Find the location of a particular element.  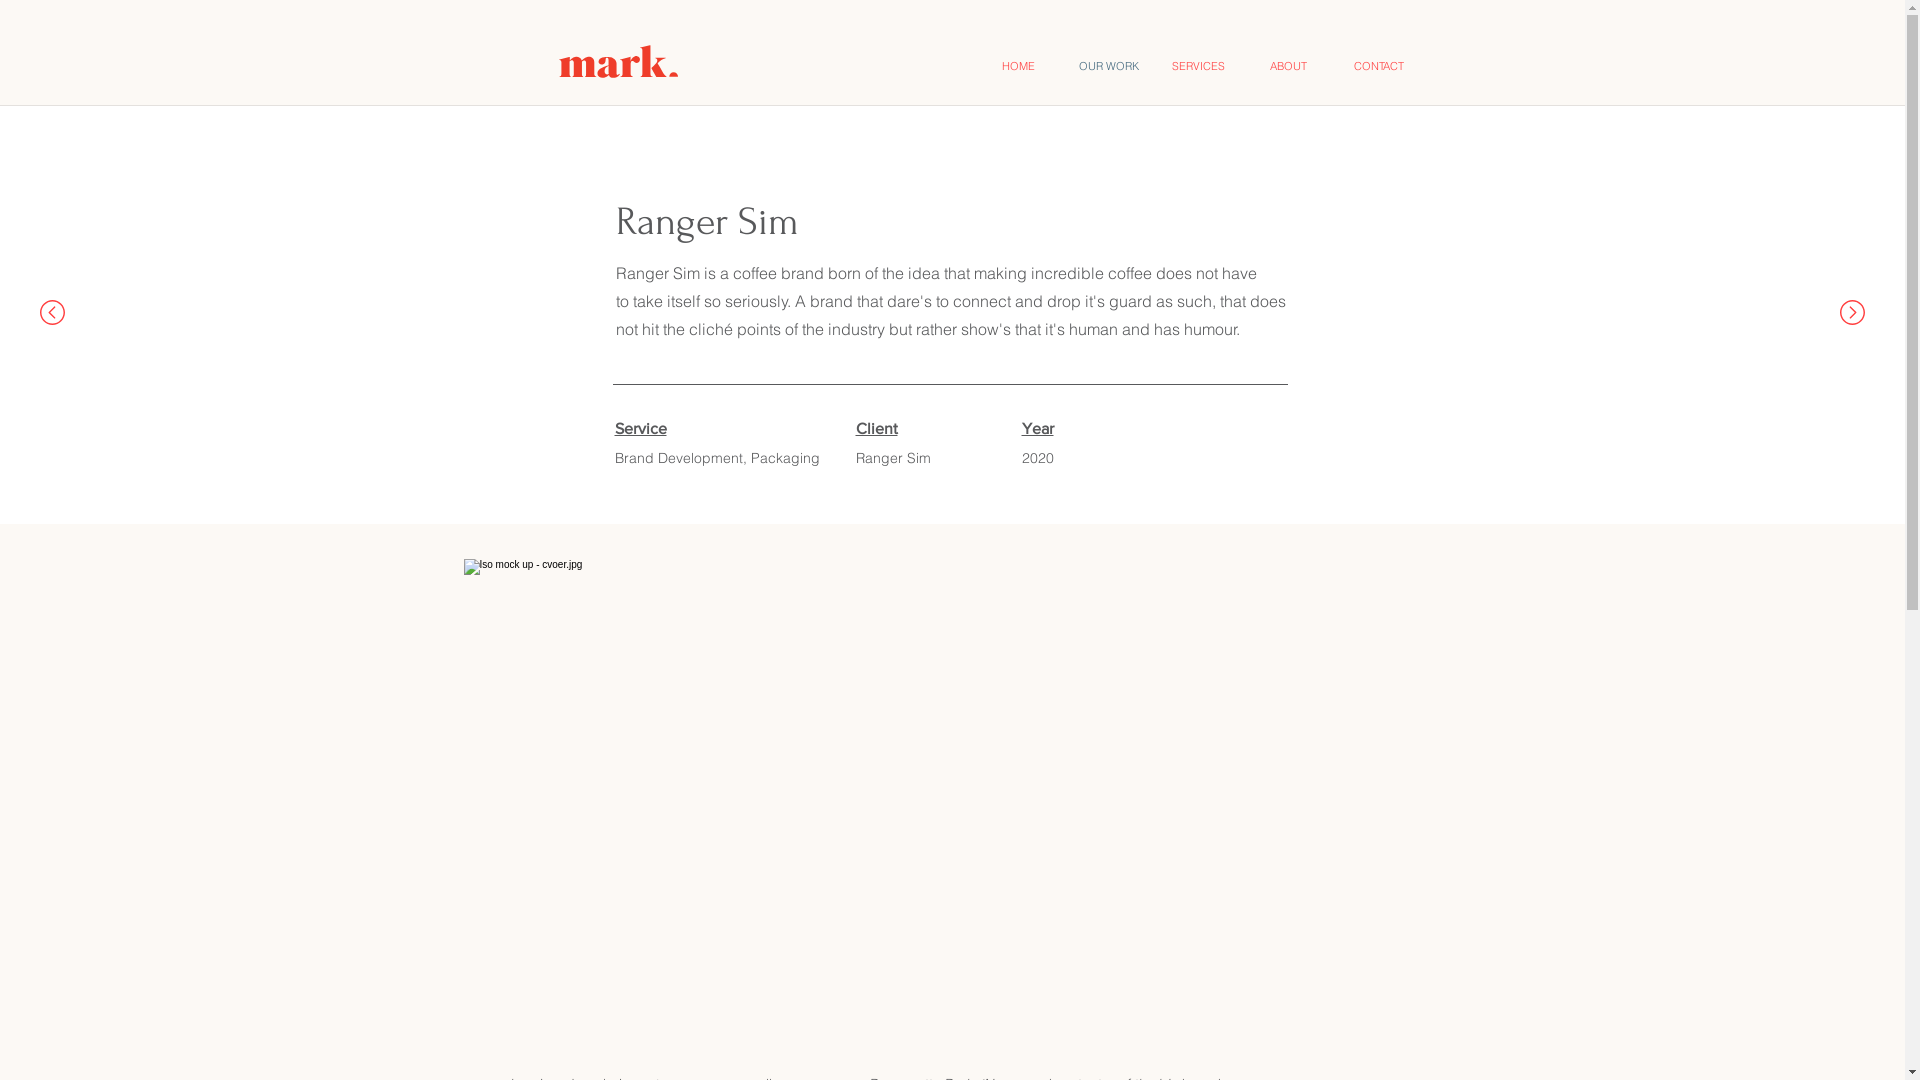

'OUR WORK' is located at coordinates (1063, 64).